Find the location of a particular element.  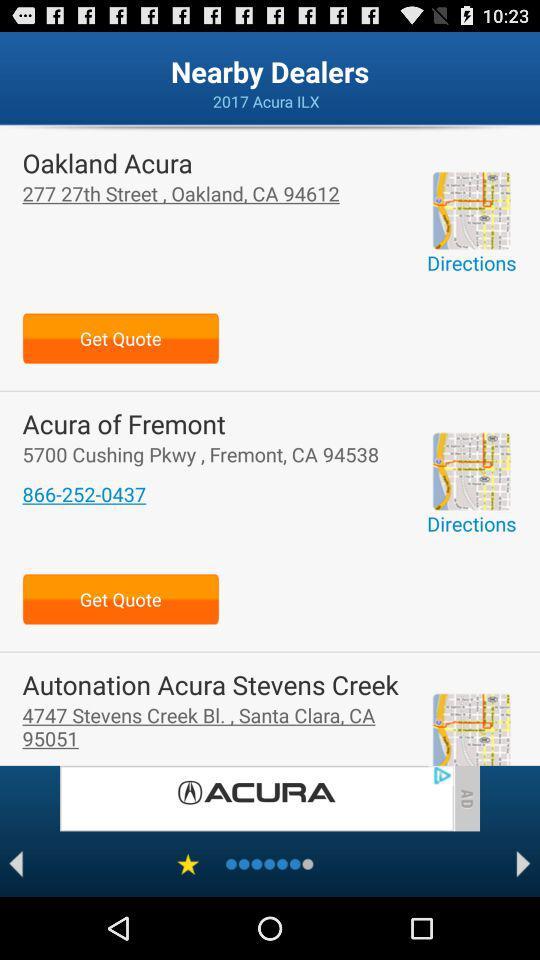

open map is located at coordinates (471, 471).